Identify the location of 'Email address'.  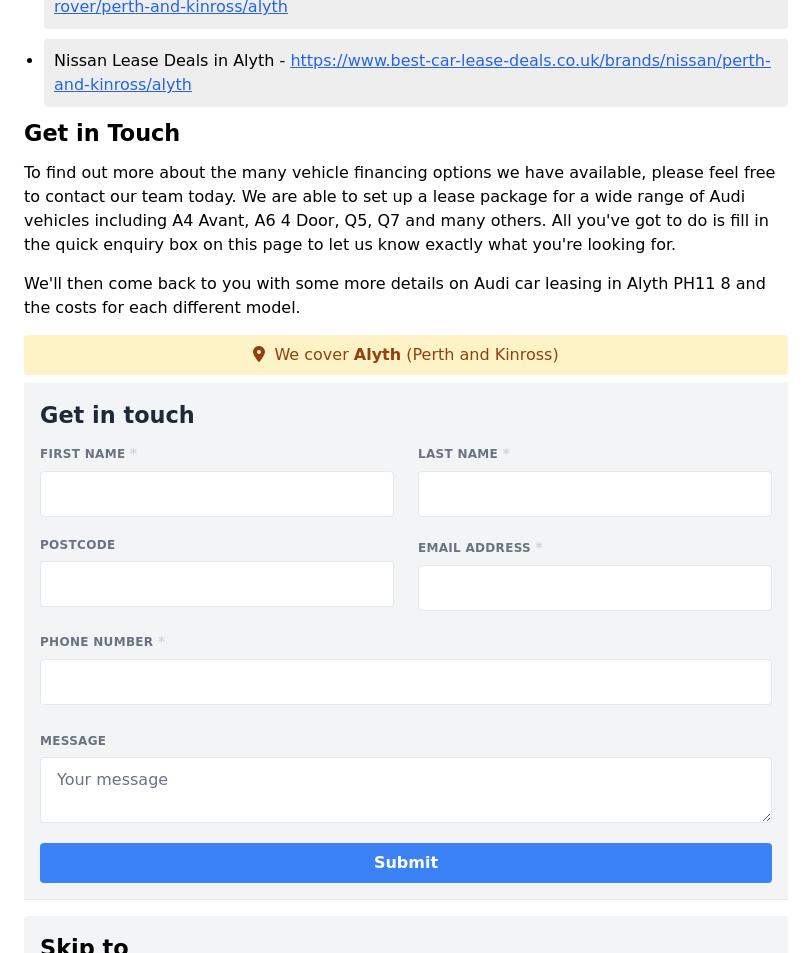
(475, 547).